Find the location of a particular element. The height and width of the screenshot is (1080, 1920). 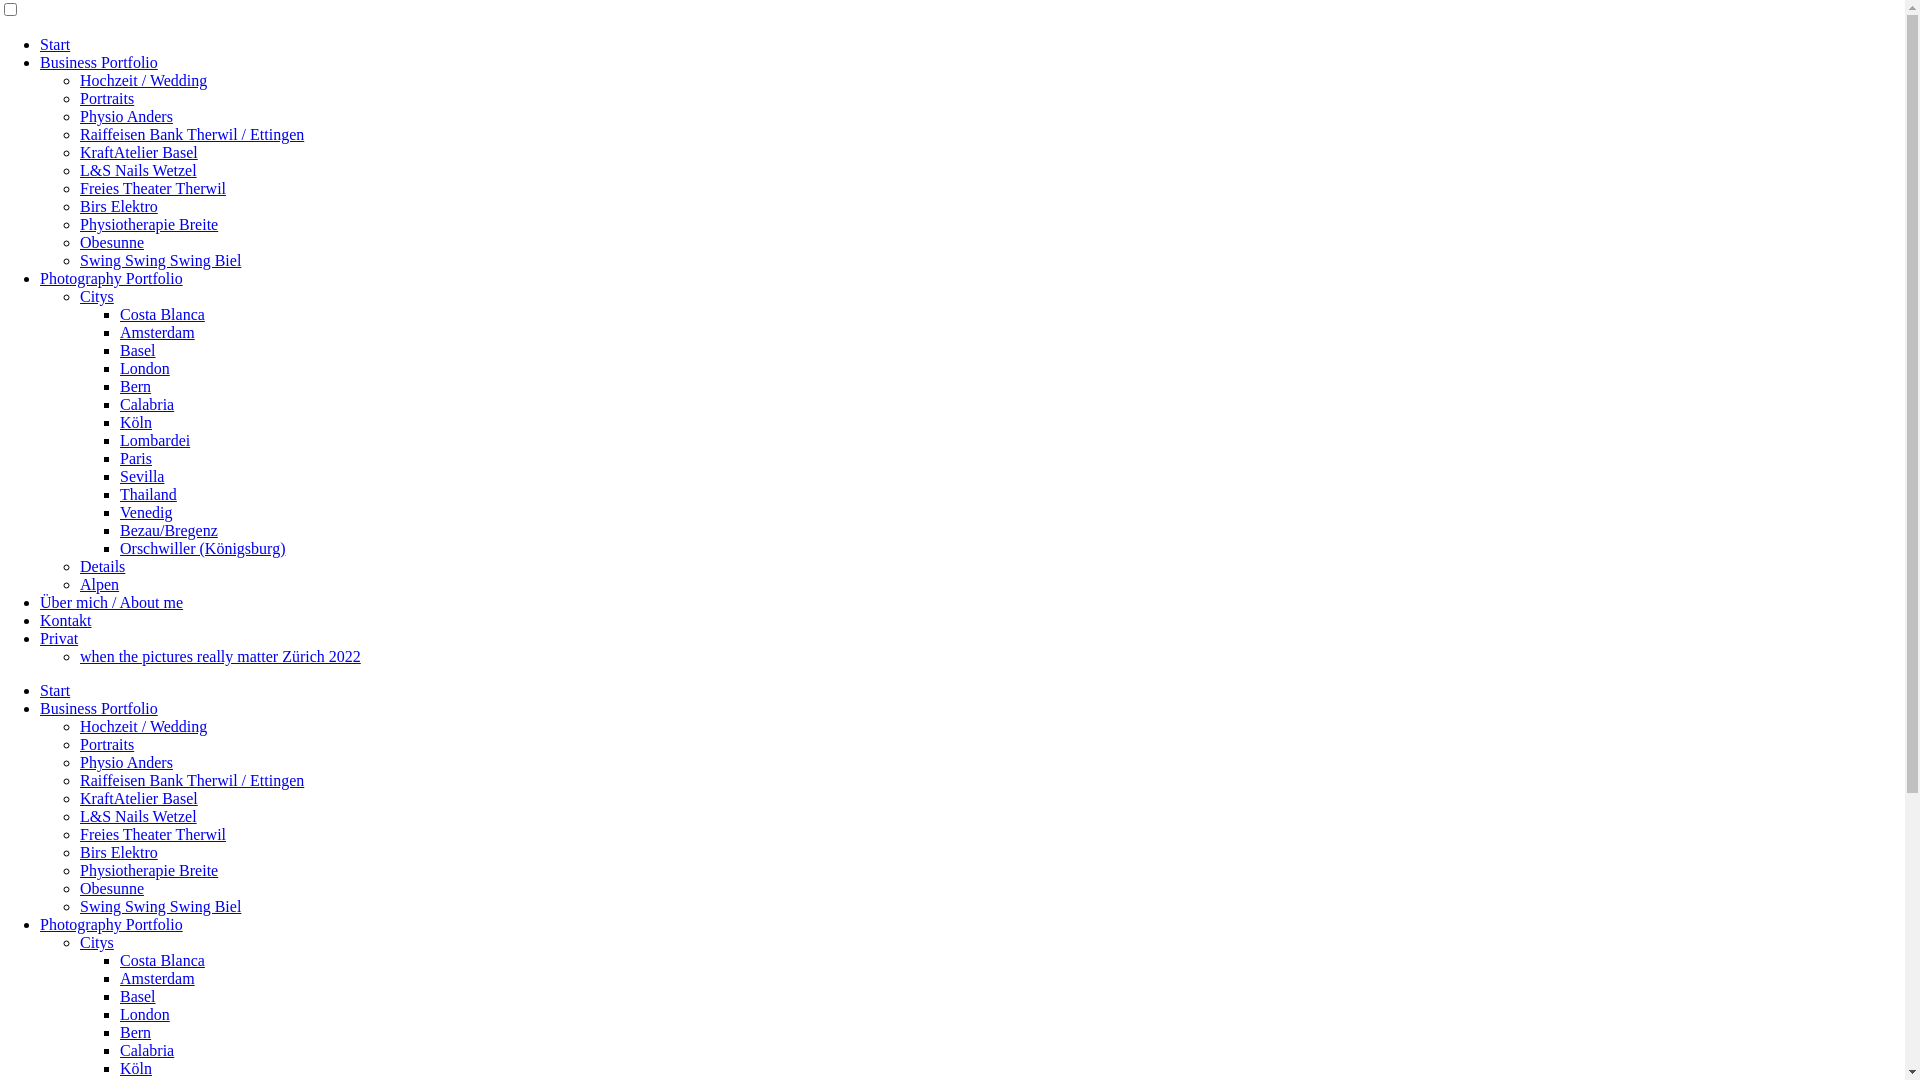

'Privat' is located at coordinates (39, 638).